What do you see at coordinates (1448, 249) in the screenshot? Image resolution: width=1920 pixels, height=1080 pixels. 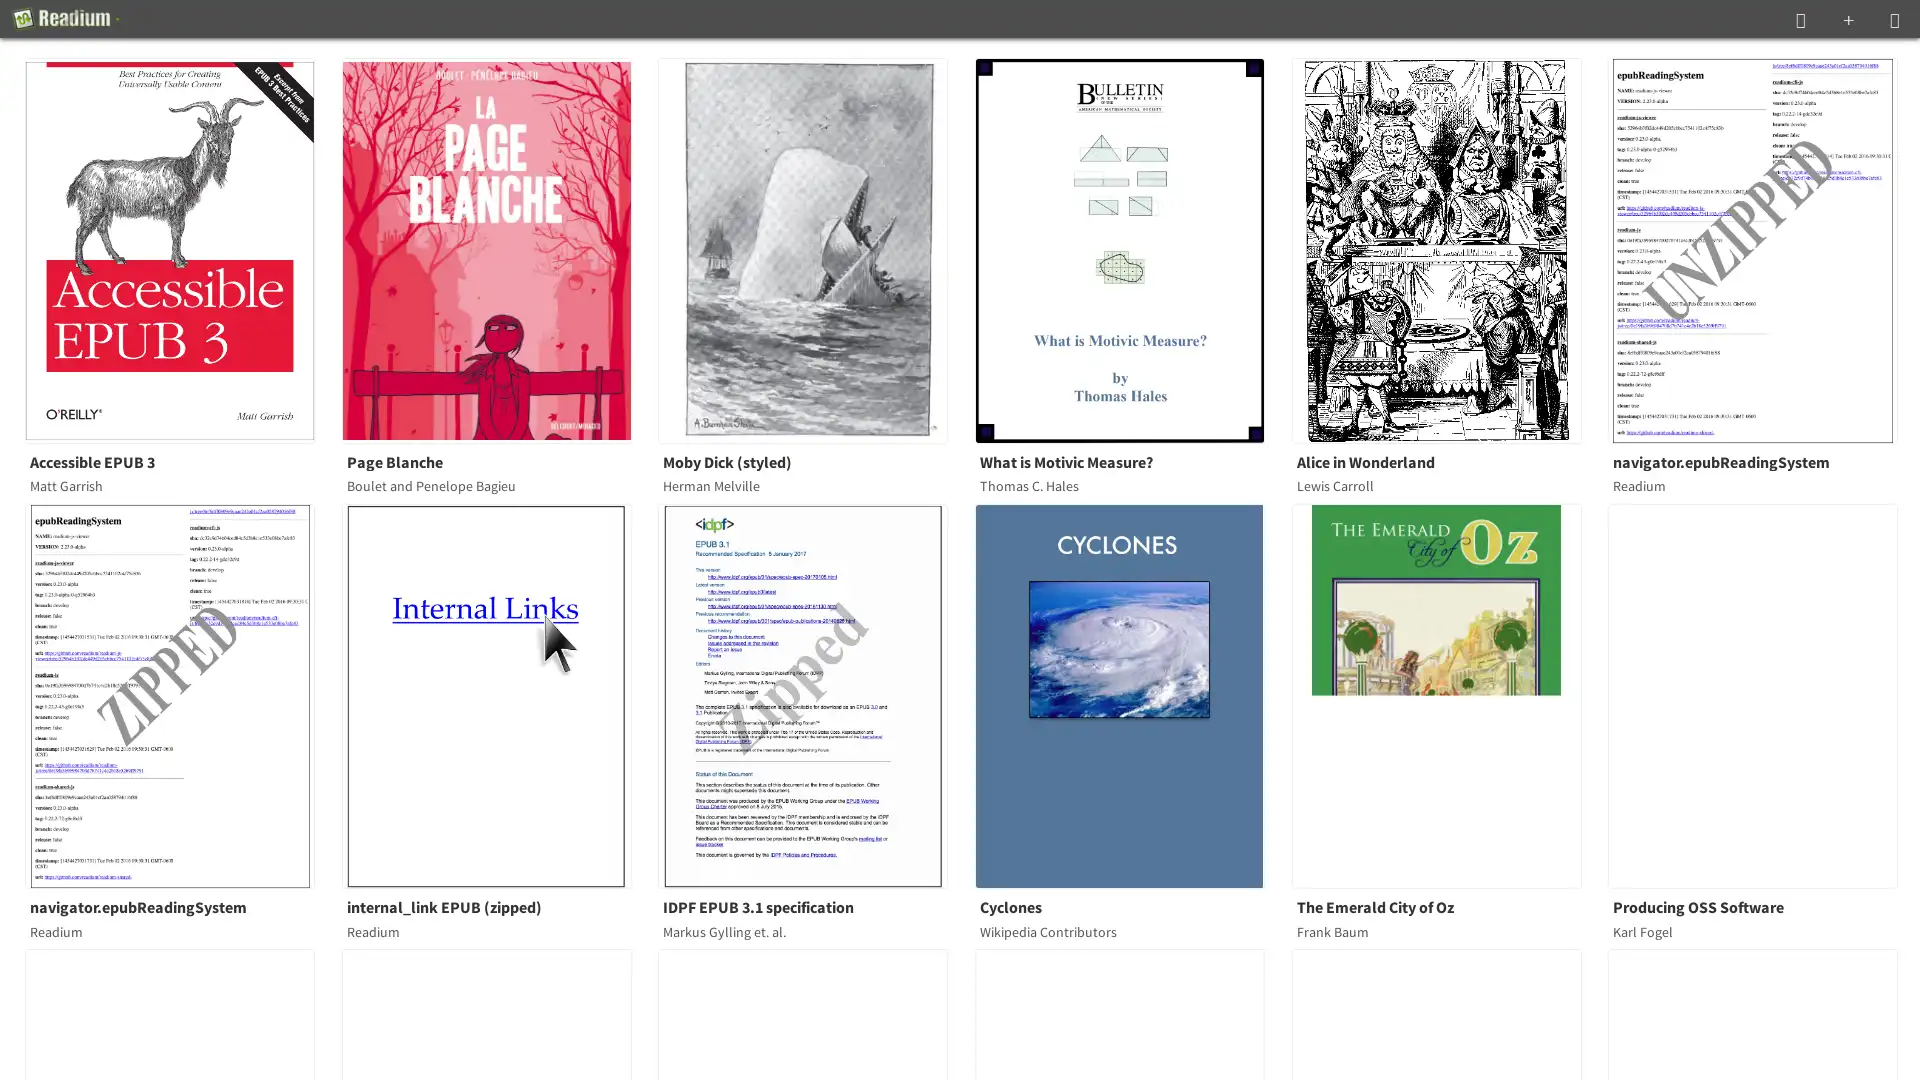 I see `(5) Alice in Wonderland` at bounding box center [1448, 249].